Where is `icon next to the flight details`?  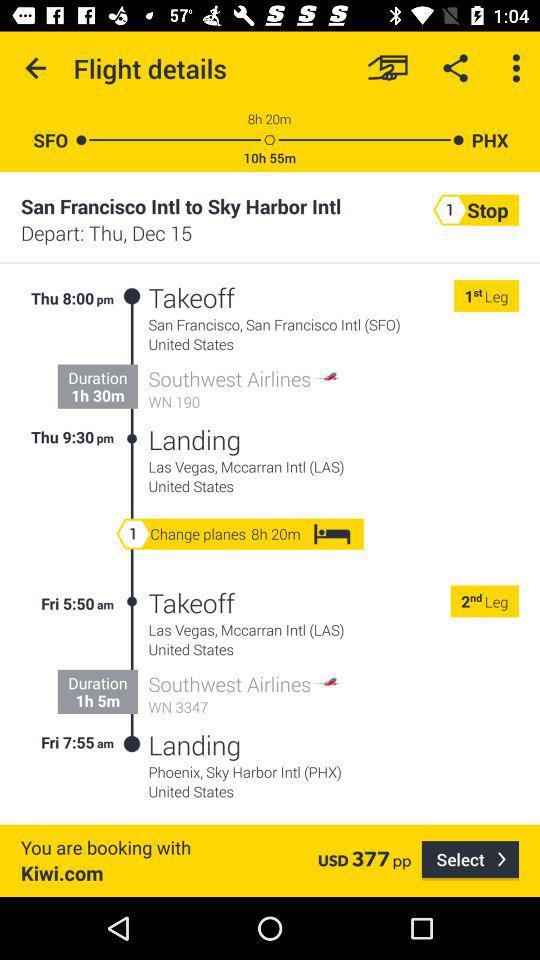
icon next to the flight details is located at coordinates (36, 68).